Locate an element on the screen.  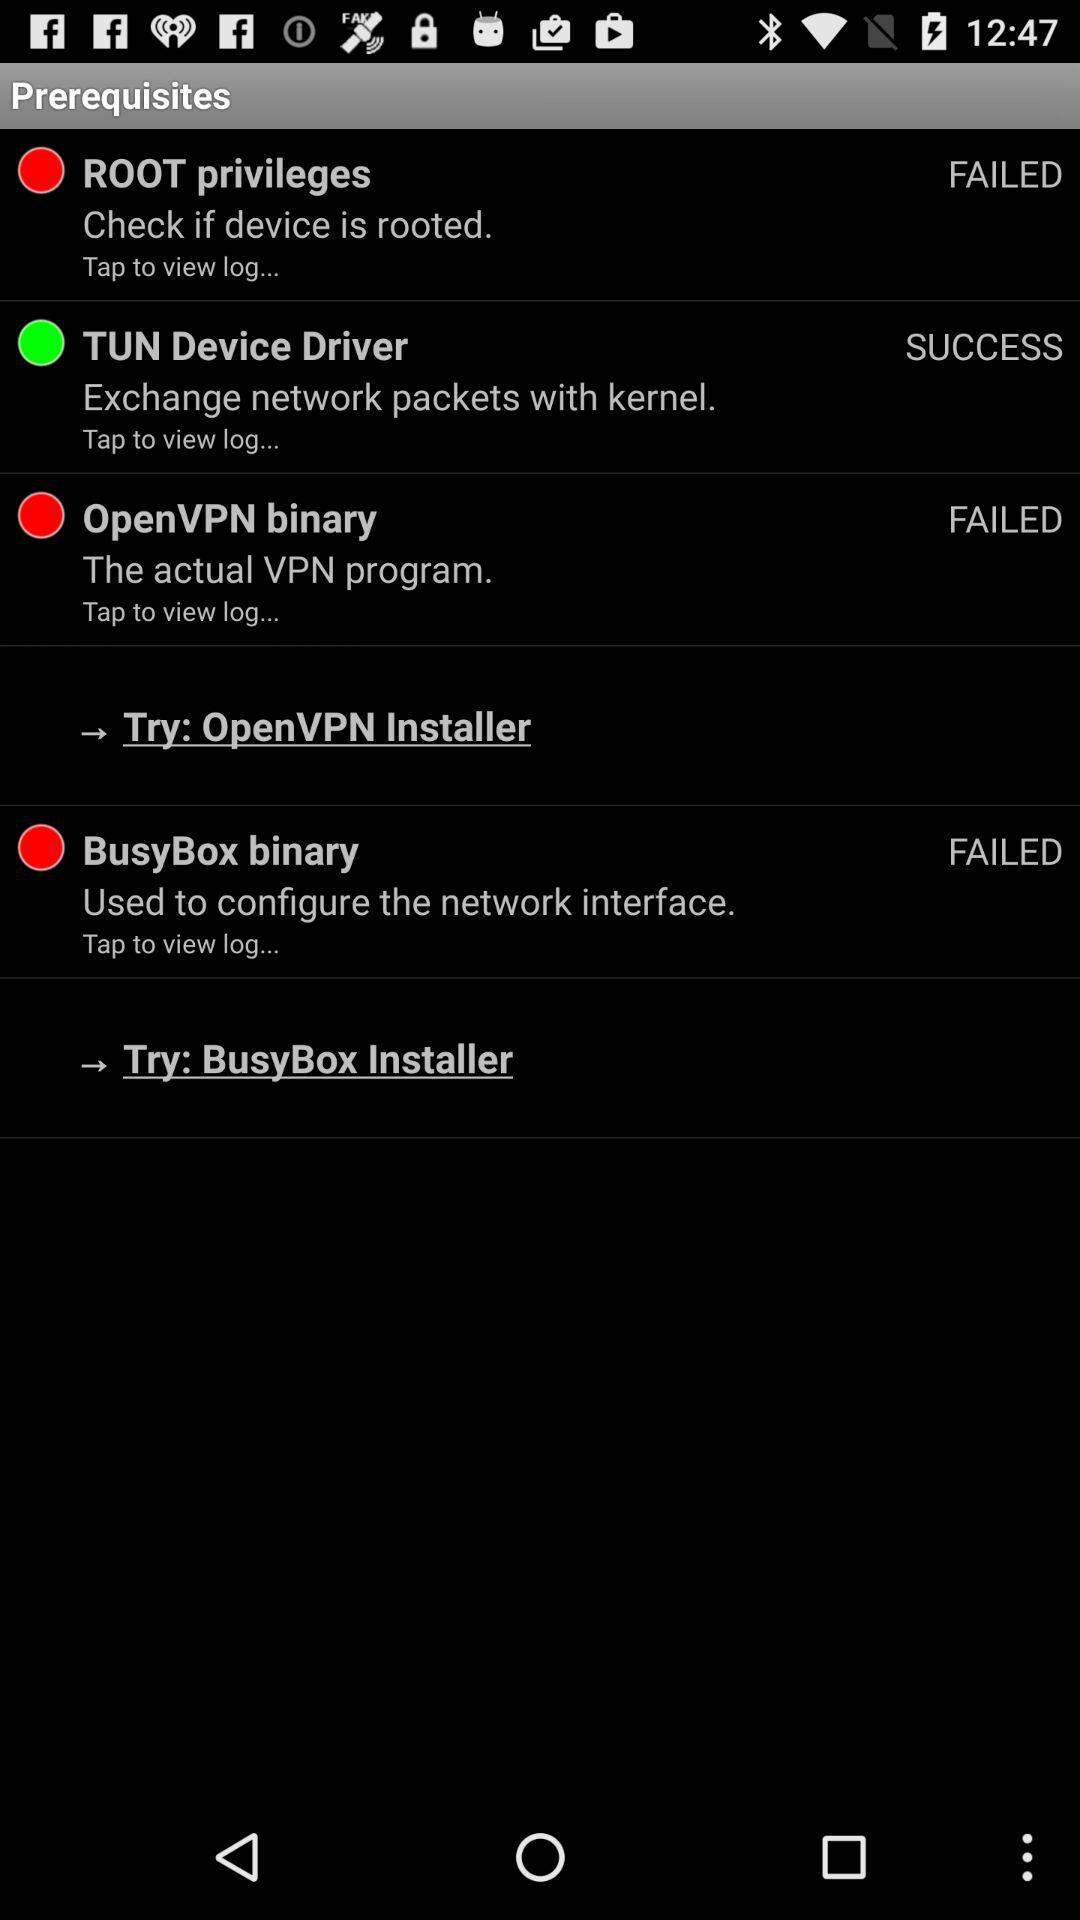
the success is located at coordinates (983, 345).